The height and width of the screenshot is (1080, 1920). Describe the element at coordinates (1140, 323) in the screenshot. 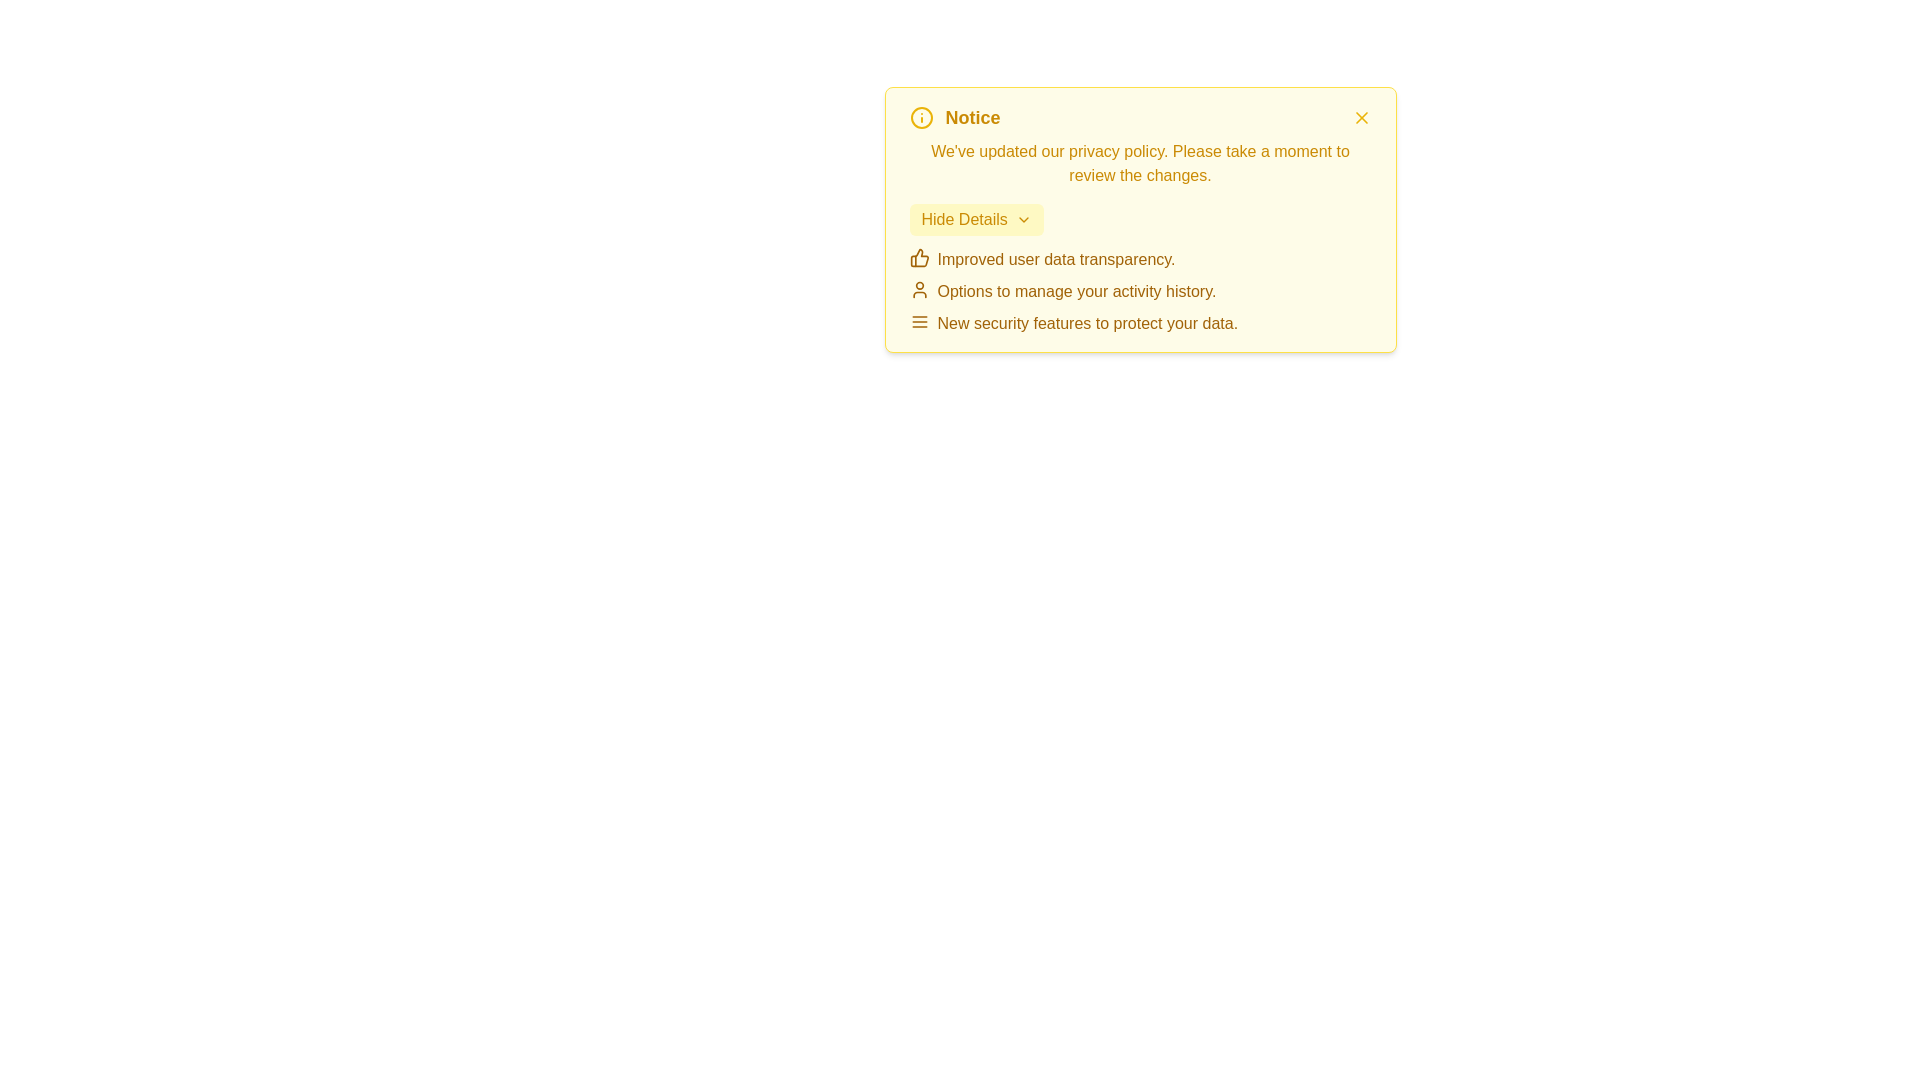

I see `the informational text about new security features for reading, located in the pale yellow notification box as the third item in a vertical list` at that location.